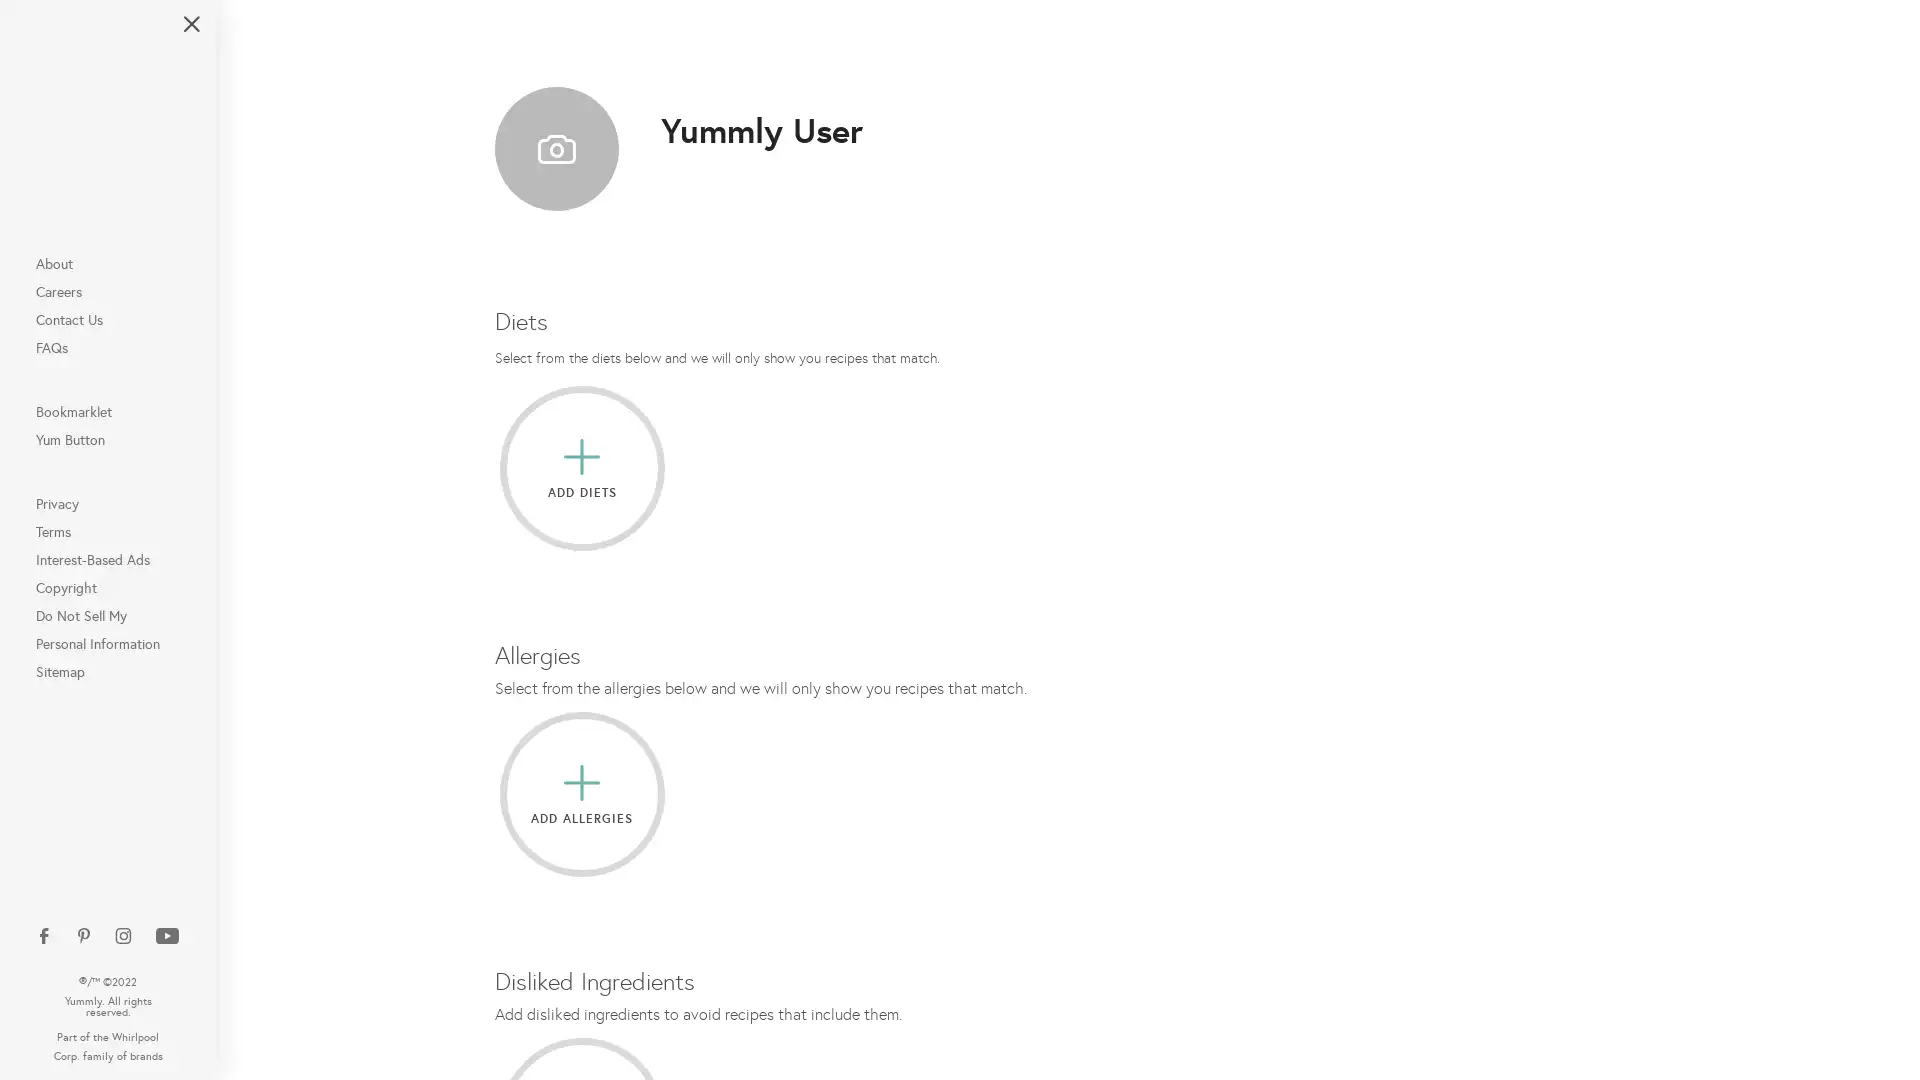 The image size is (1920, 1080). I want to click on Do Not Sell My Personal Information, so click(107, 631).